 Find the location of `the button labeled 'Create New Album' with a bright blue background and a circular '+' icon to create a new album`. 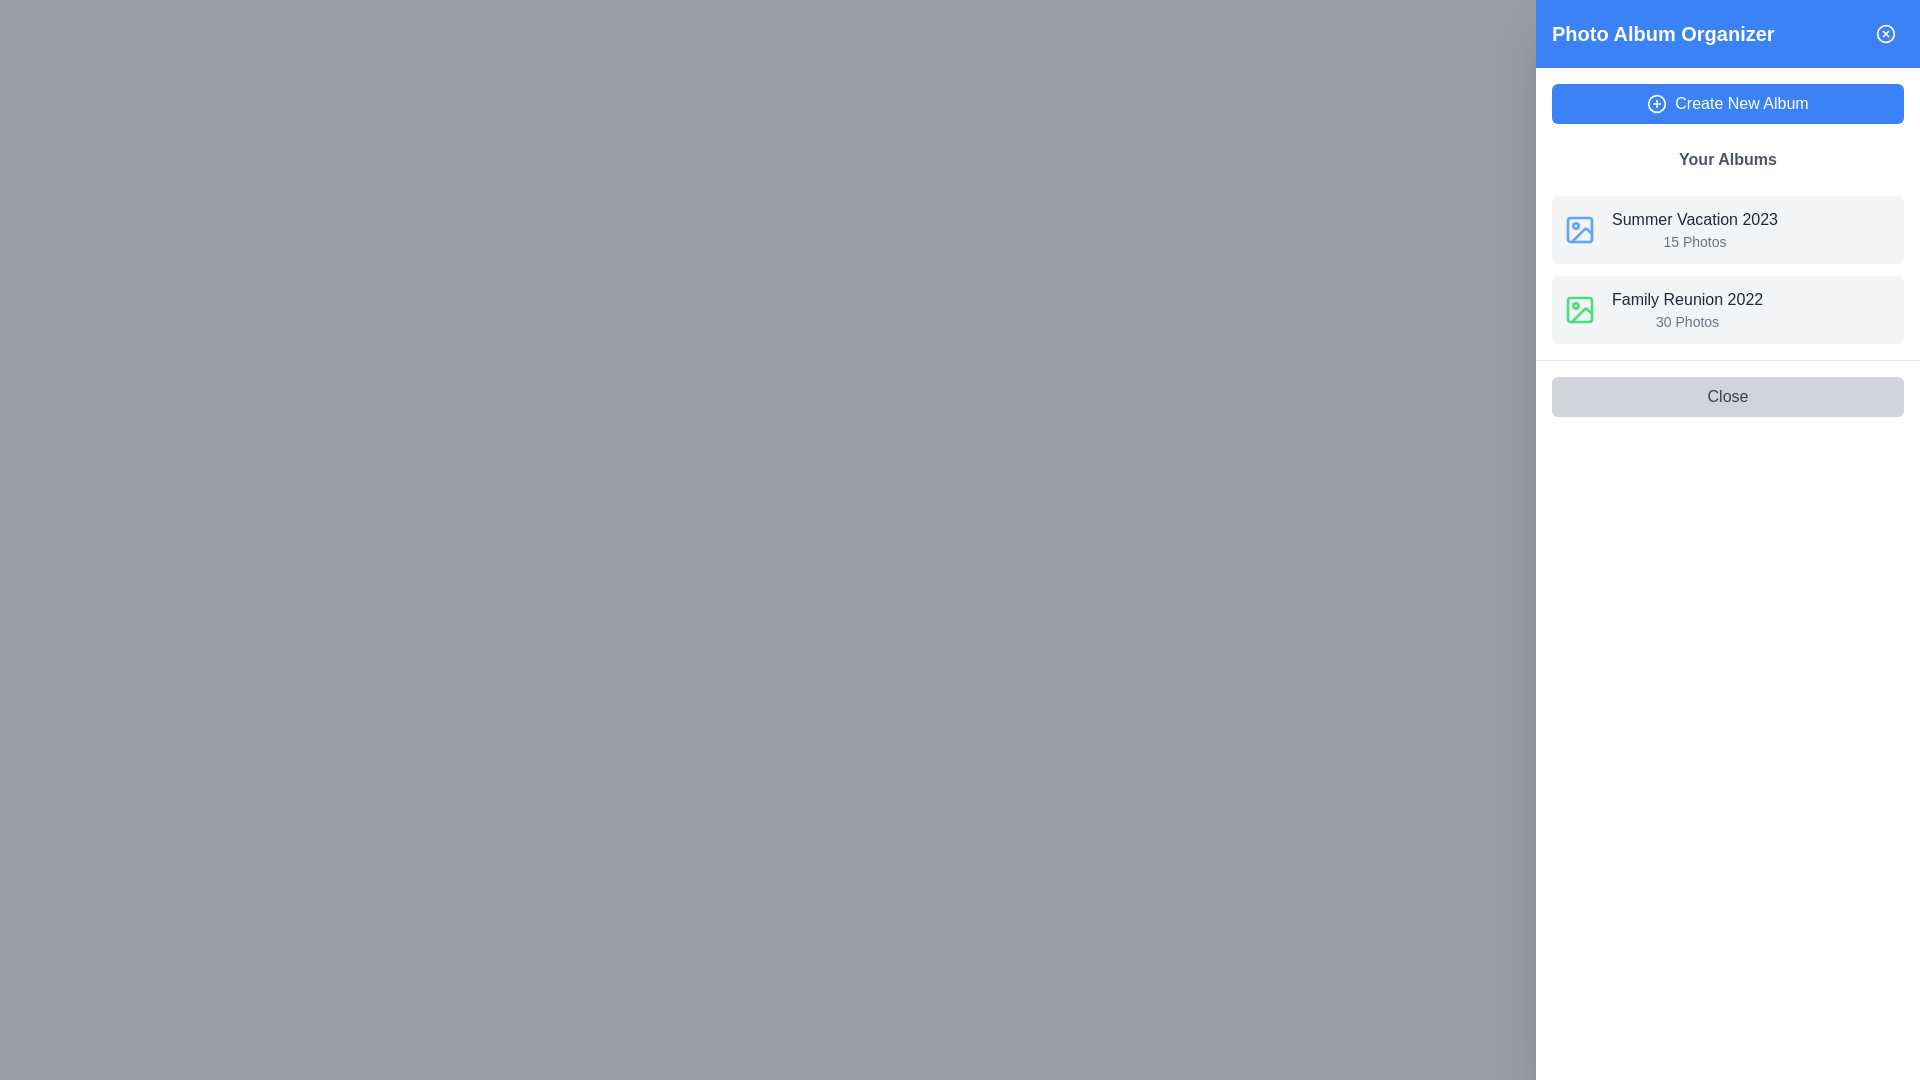

the button labeled 'Create New Album' with a bright blue background and a circular '+' icon to create a new album is located at coordinates (1727, 104).